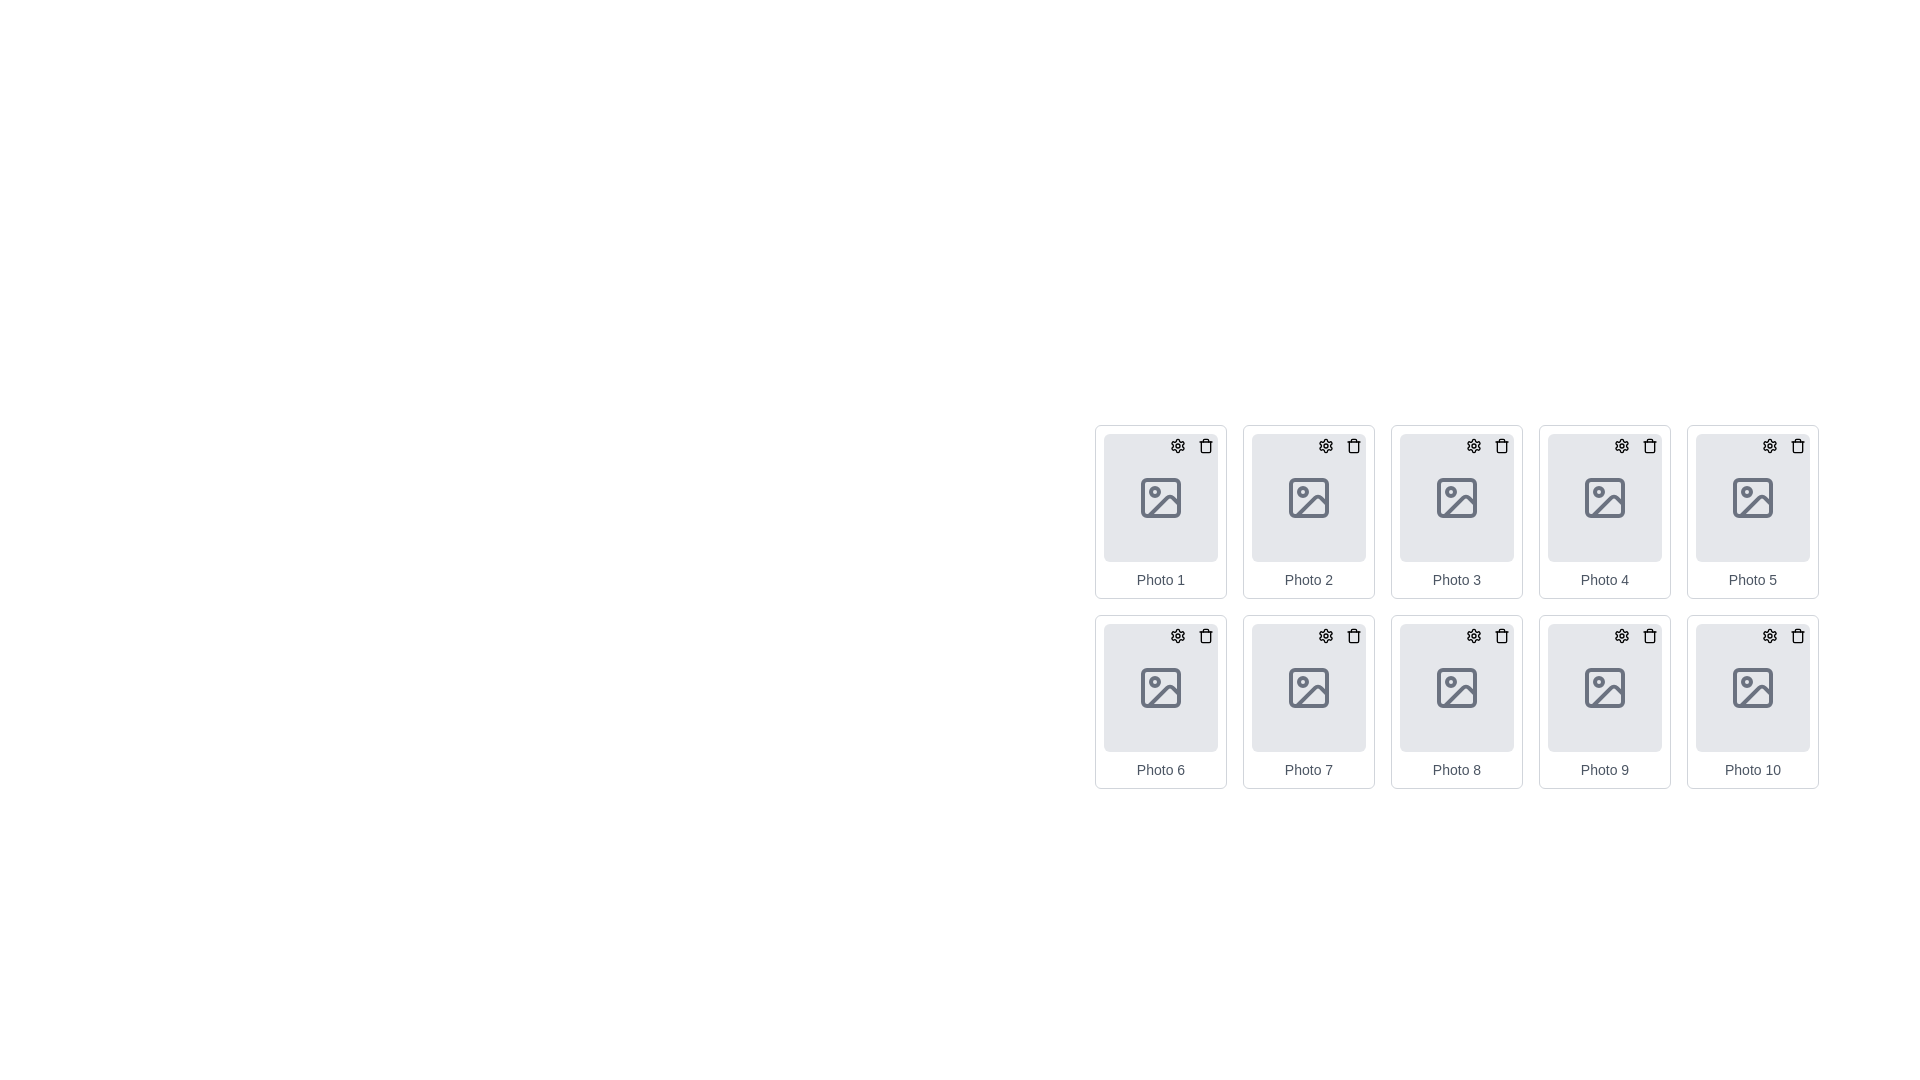 The width and height of the screenshot is (1920, 1080). I want to click on the SVG icon resembling a gear or settings symbol located in the second photo thumbnail titled 'Photo 2' in the top row of the grid layout, so click(1325, 445).